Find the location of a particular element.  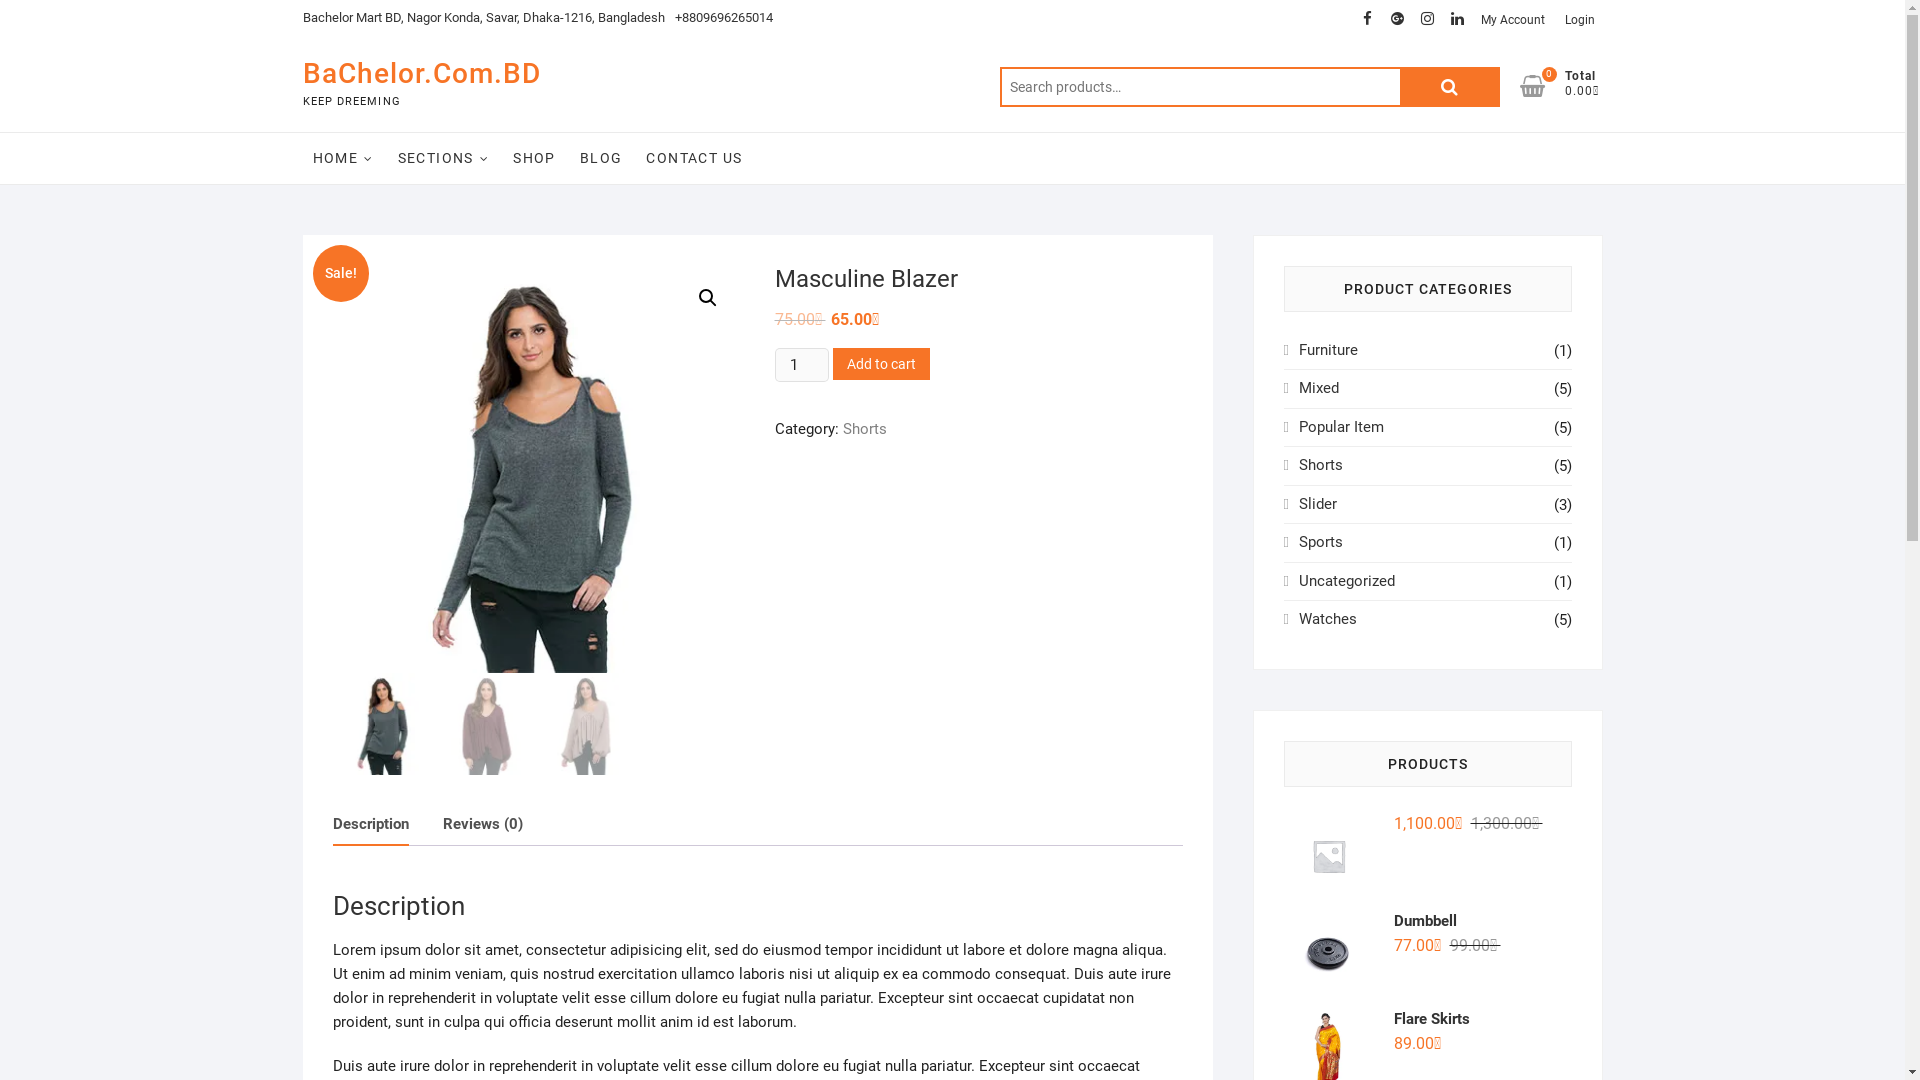

'HOME' is located at coordinates (342, 157).